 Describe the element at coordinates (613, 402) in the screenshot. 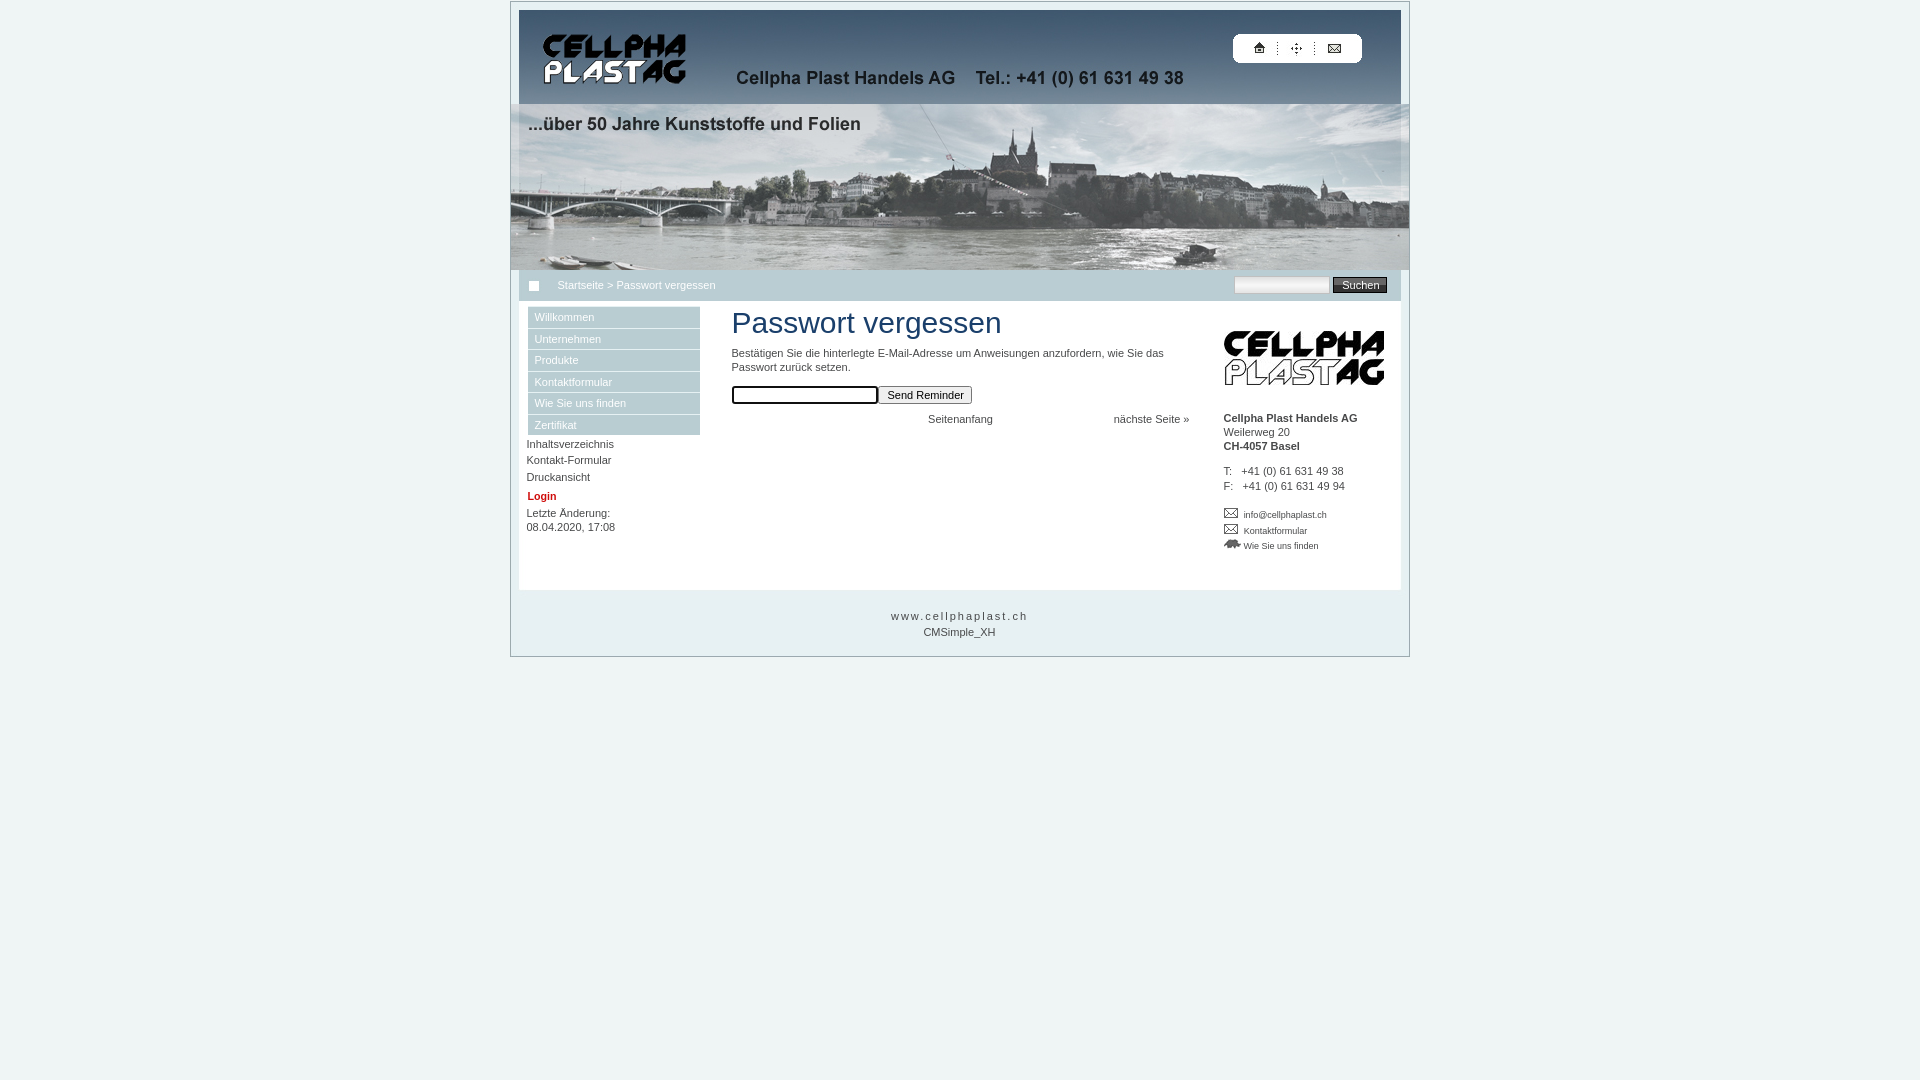

I see `'Wie Sie uns finden'` at that location.